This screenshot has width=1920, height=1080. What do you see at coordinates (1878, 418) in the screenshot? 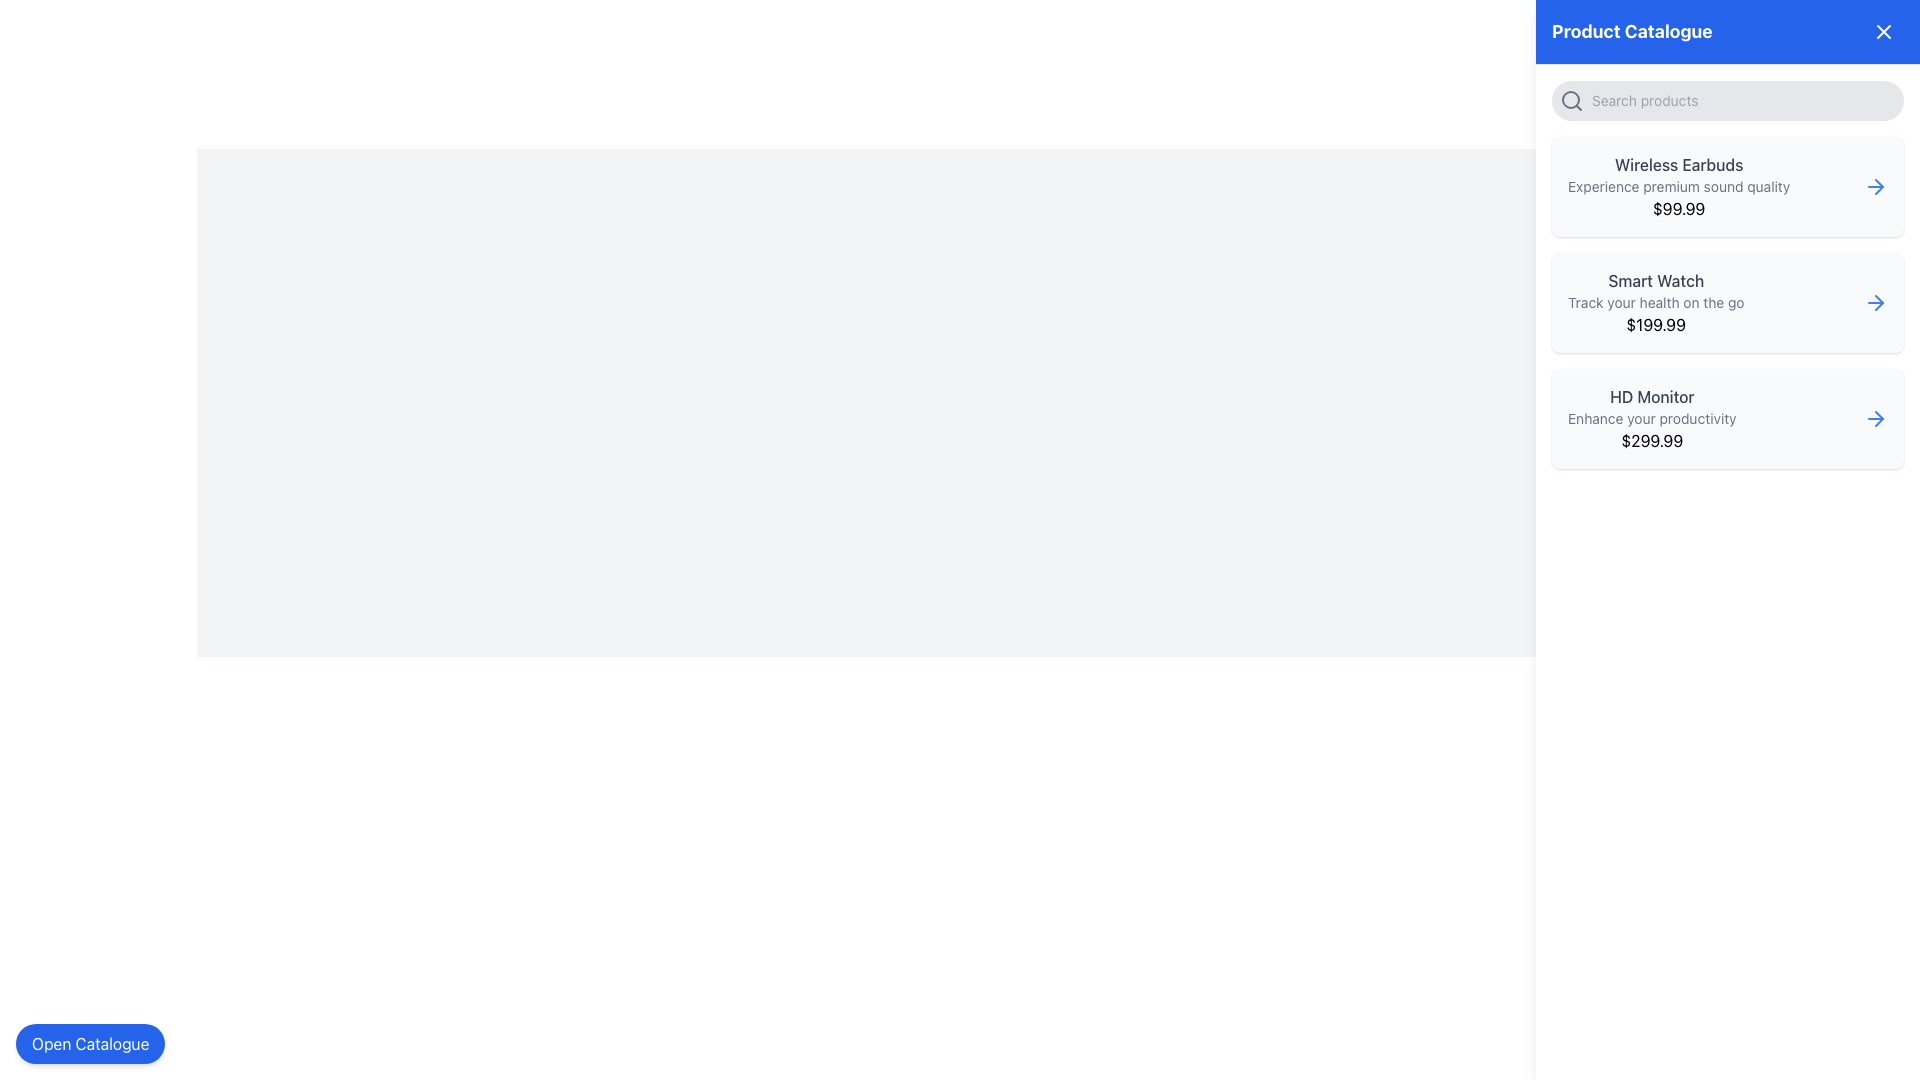
I see `the right-facing arrow icon located in the lower section of the product list for the 'HD Monitor'` at bounding box center [1878, 418].